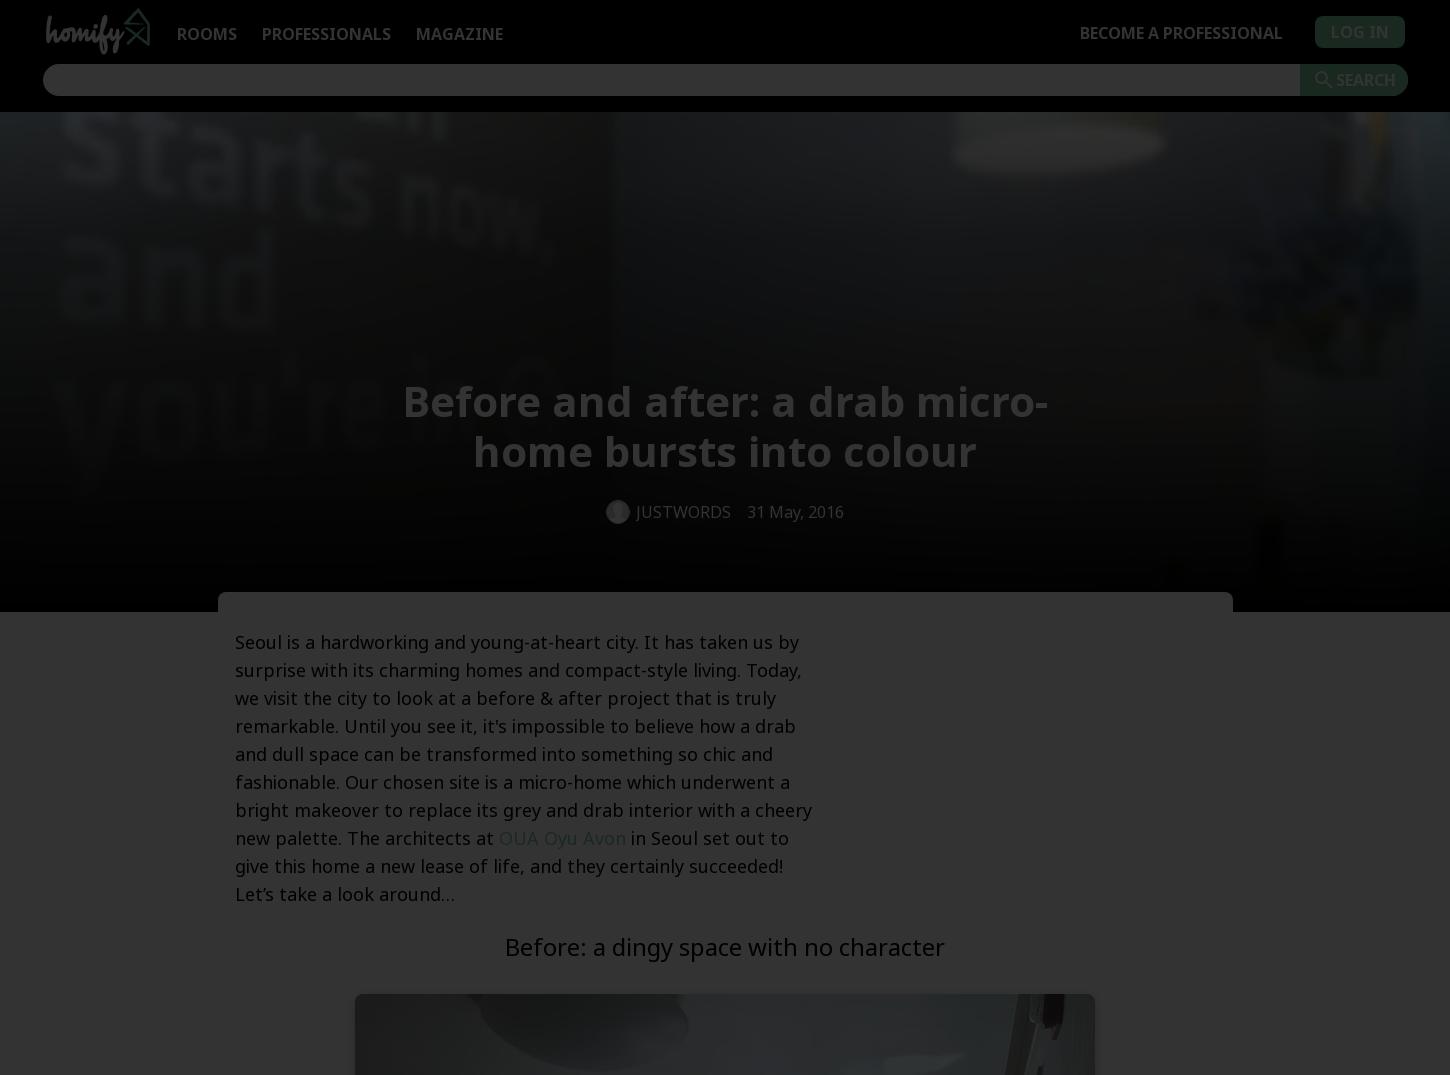  I want to click on 'Seoul is a hardworking and young-at-heart city. It has taken us by surprise with its charming
homes and compact-style living. Today, we visit the city to look at a before & after
project that is truly remarkable. Until you see it, it's impossible to believe how a drab and dull space can be transformed into something so chic and fashionable. Our chosen site is a micro-home which underwent a bright makeover to replace its grey and drab interior with a cheery new palette. The architects at', so click(523, 740).